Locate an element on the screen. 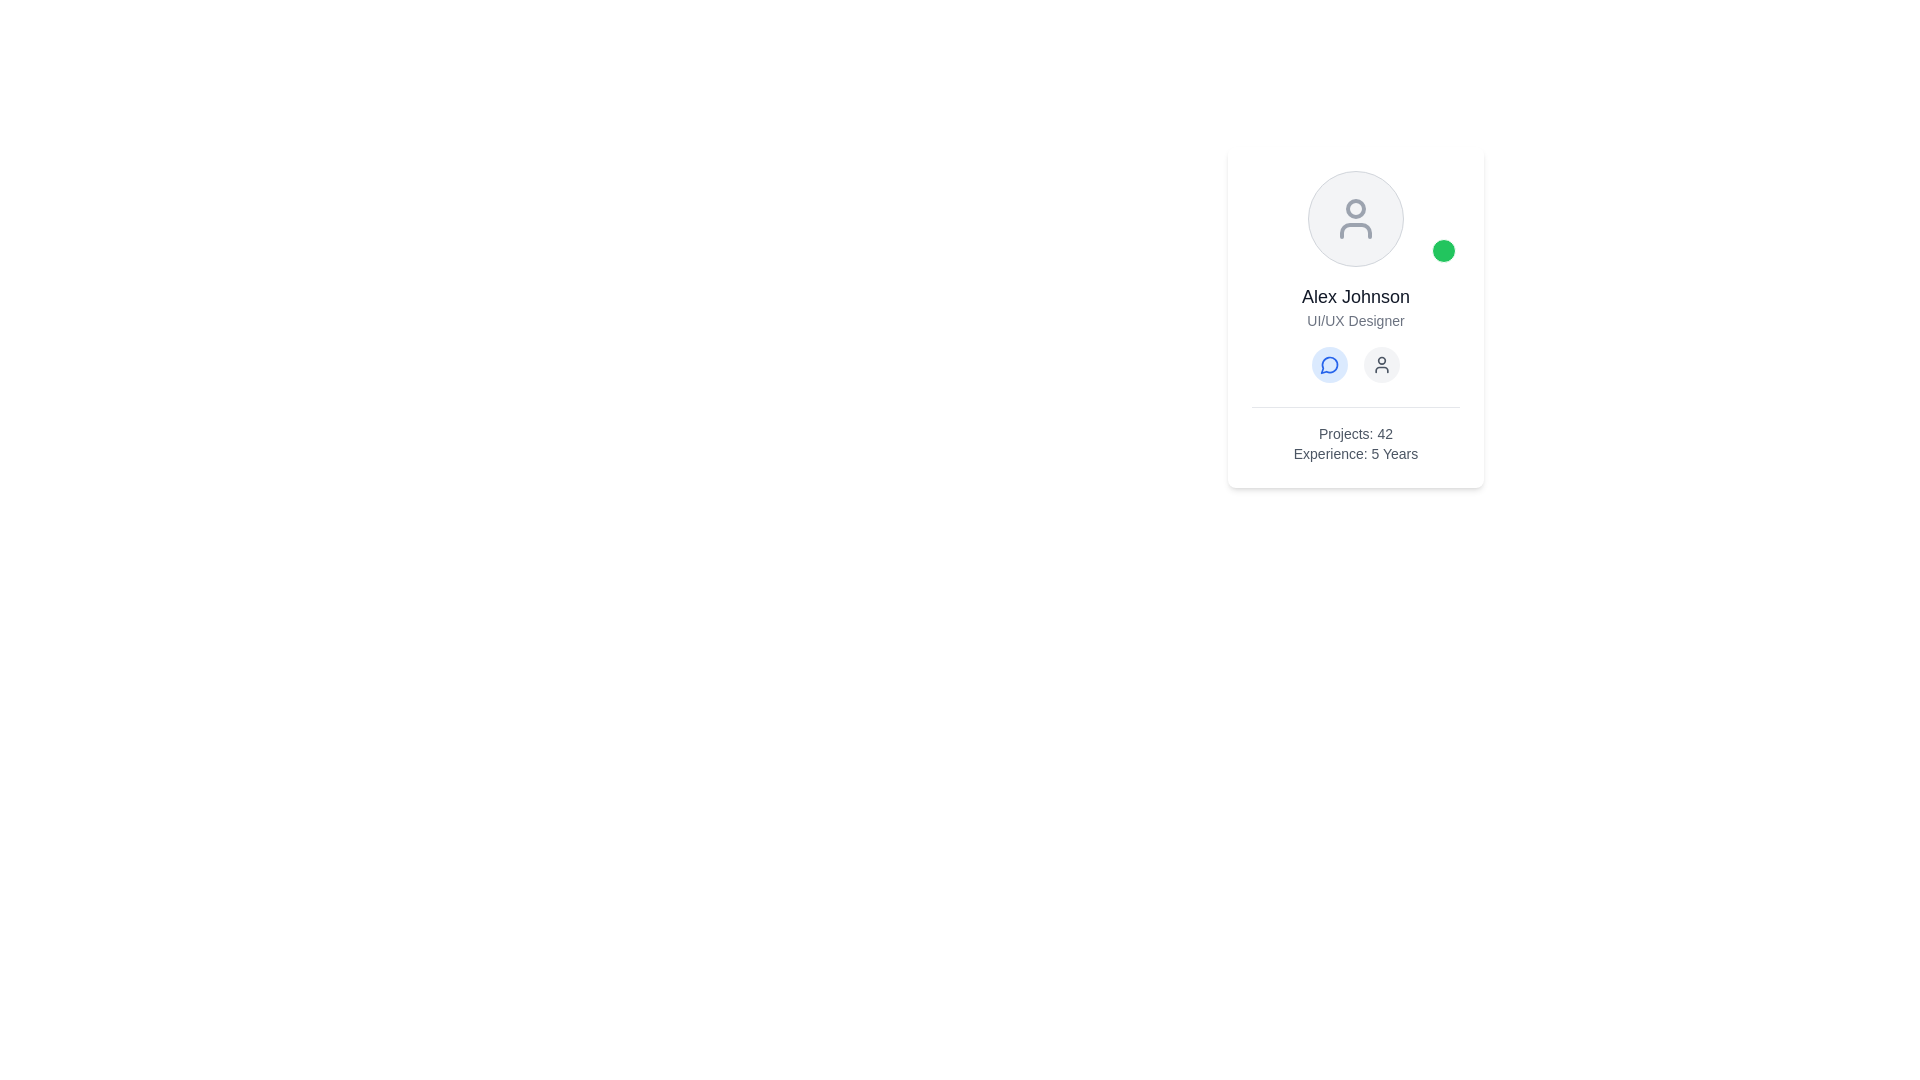  the circular graphic representing the user profile icon at the top-center of the user profile card interface is located at coordinates (1356, 208).